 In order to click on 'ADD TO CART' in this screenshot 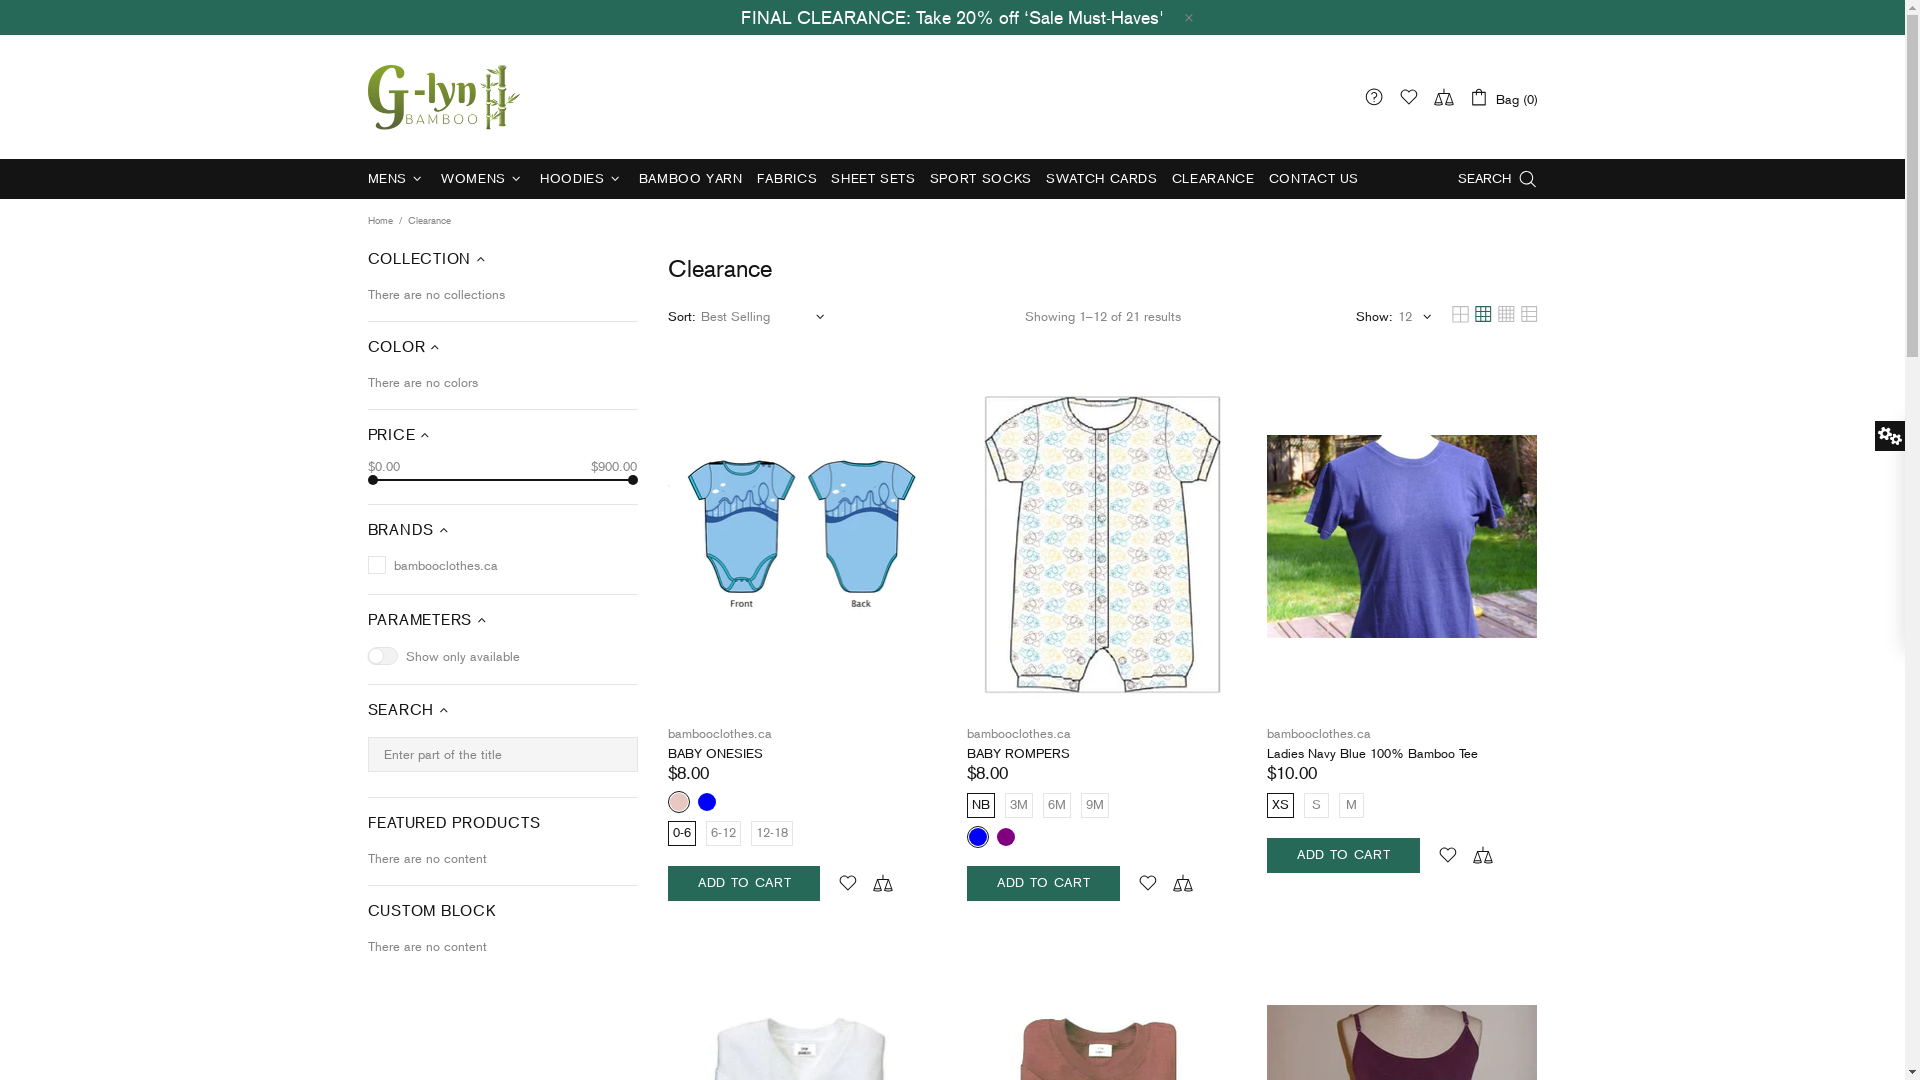, I will do `click(743, 882)`.